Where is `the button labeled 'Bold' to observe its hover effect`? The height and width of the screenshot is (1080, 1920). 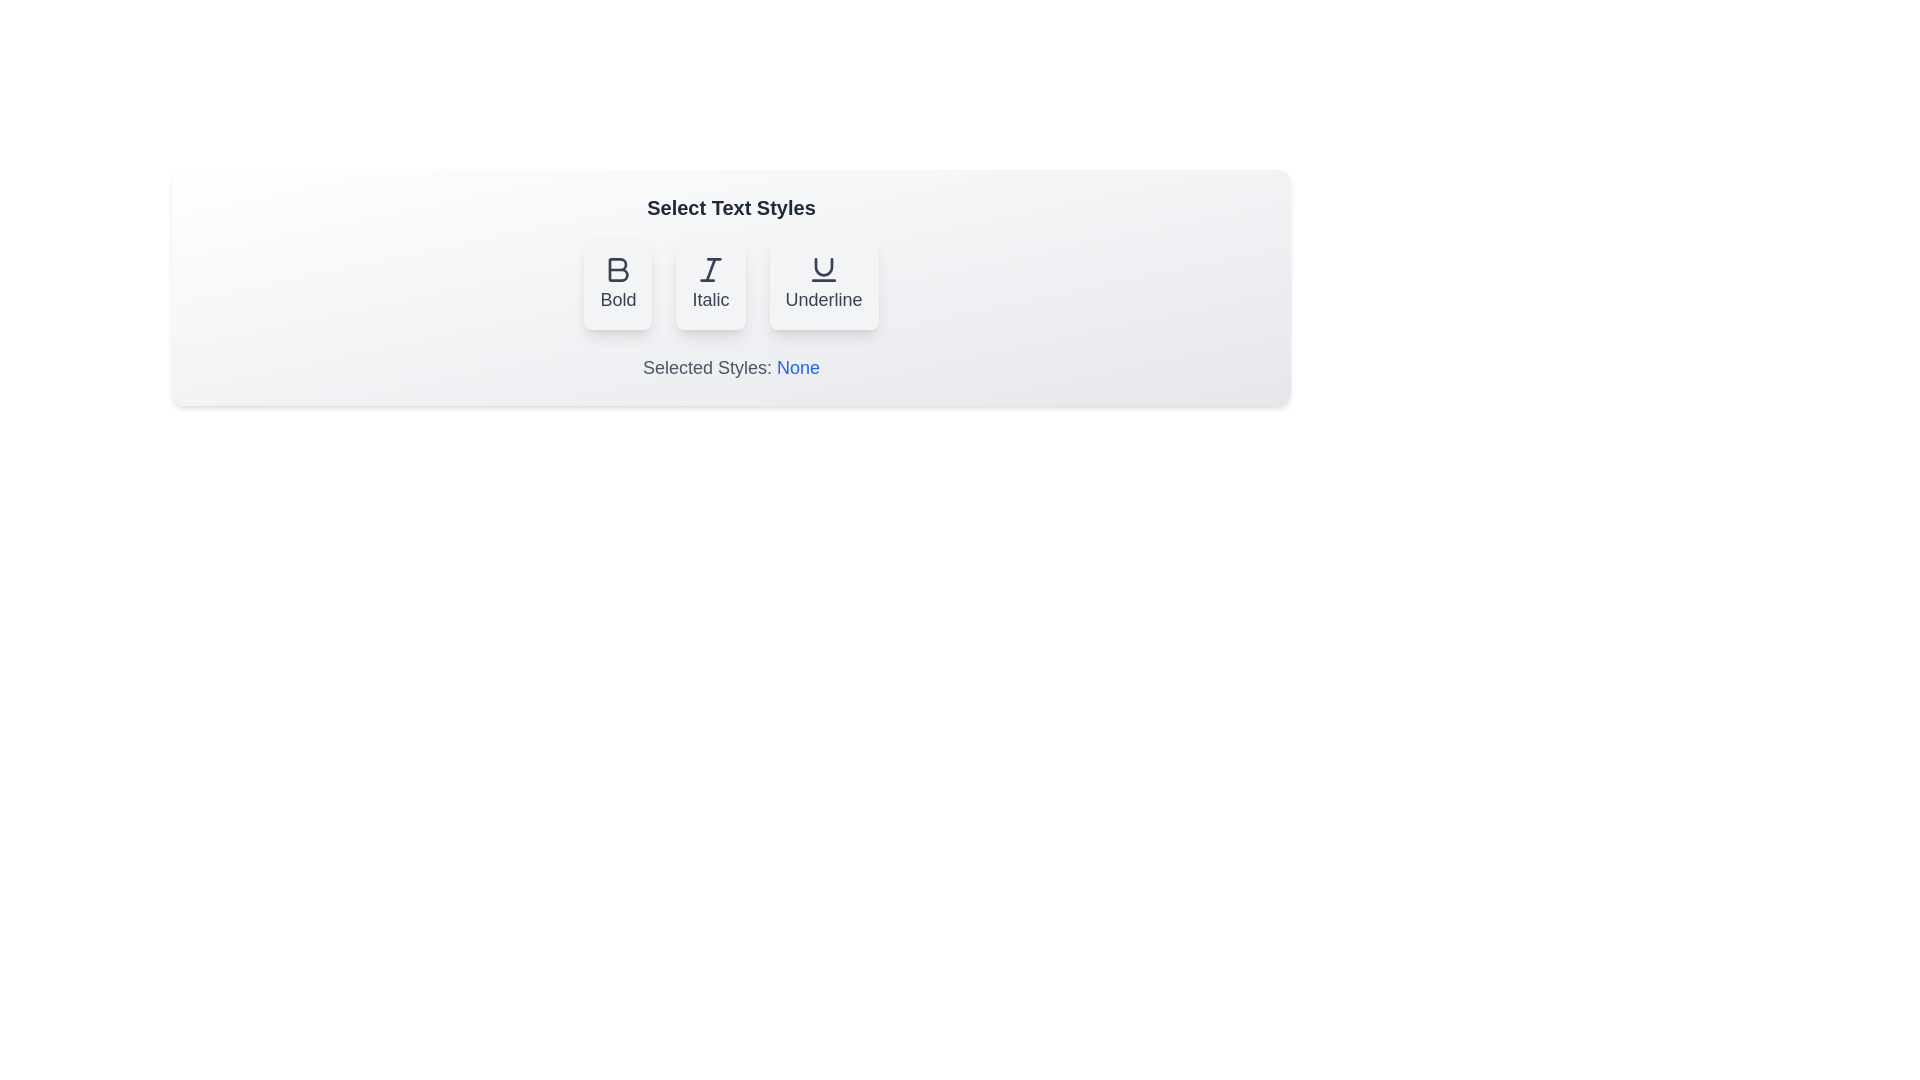
the button labeled 'Bold' to observe its hover effect is located at coordinates (617, 284).